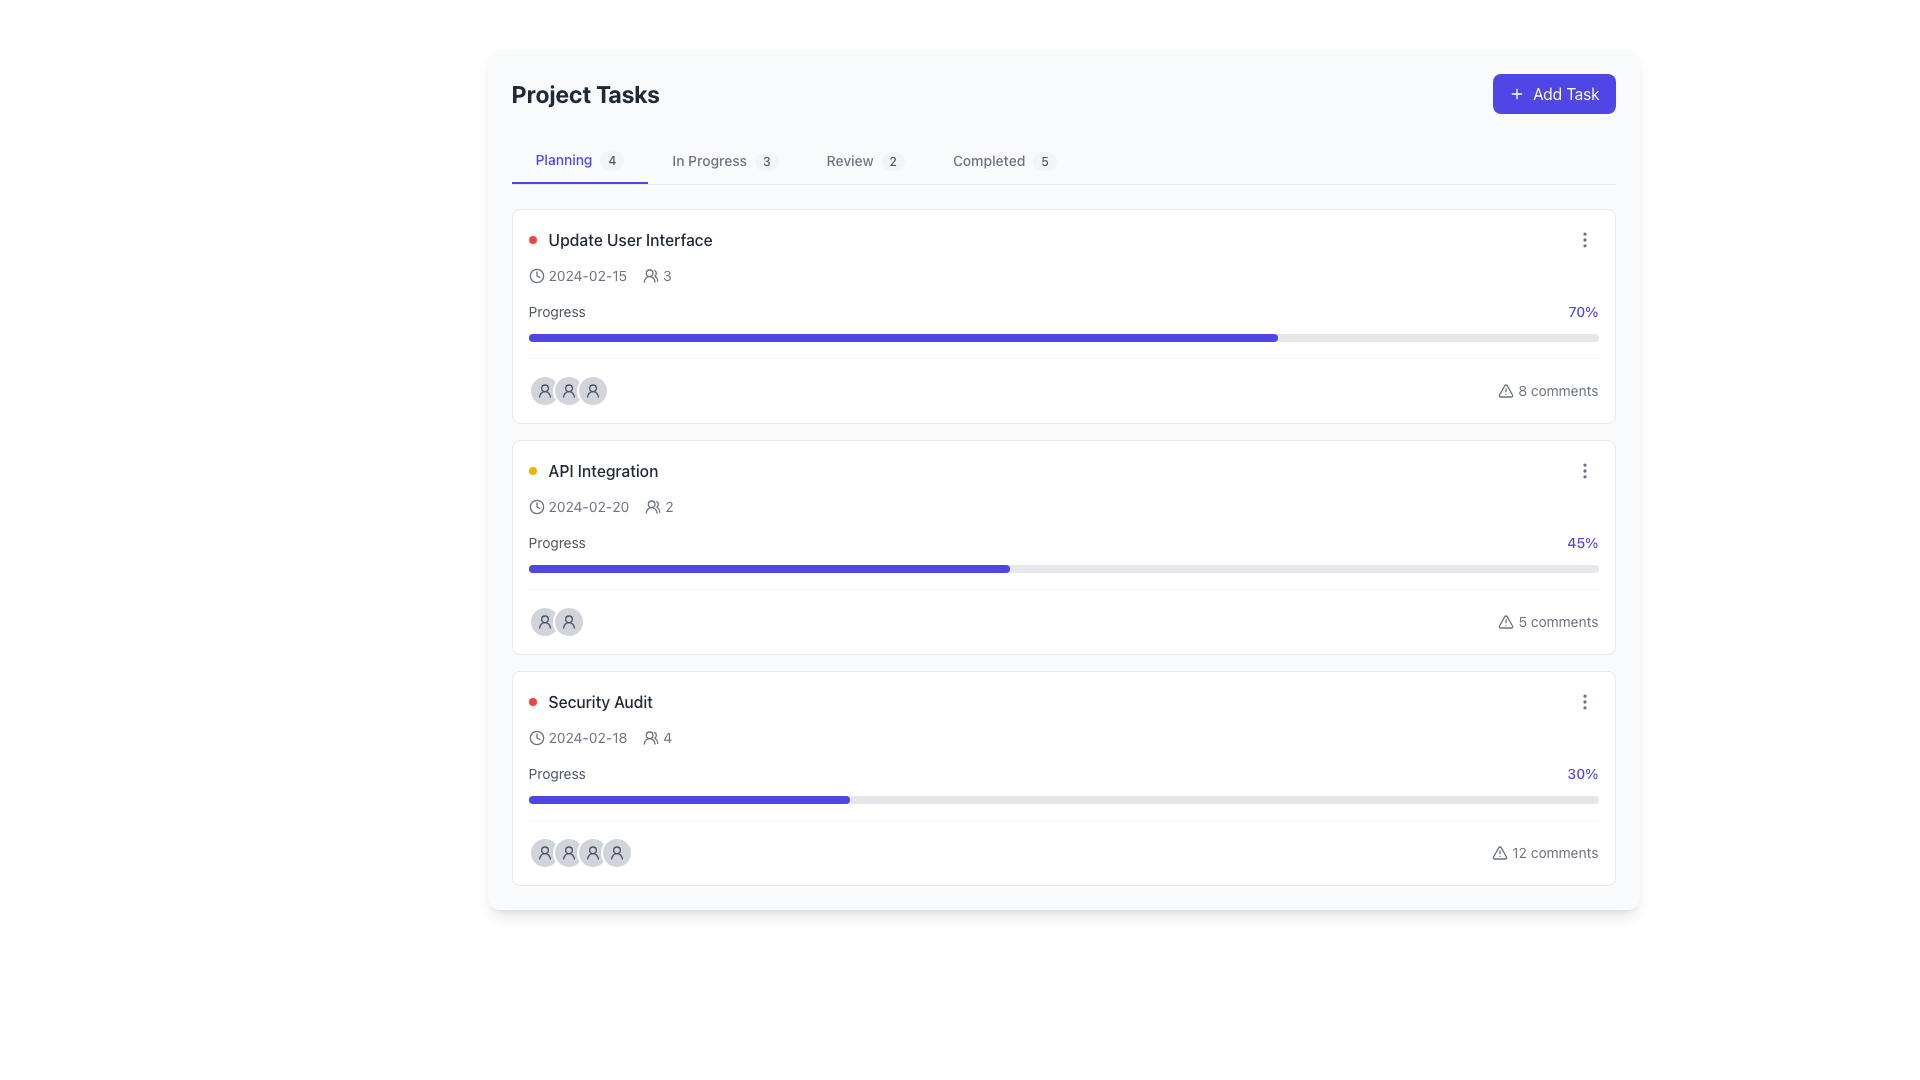  What do you see at coordinates (1547, 390) in the screenshot?
I see `the text label displaying '8 comments' with a triangle-shaped icon on its left, located in the far-right section of the task card titled 'Update User Interface'` at bounding box center [1547, 390].